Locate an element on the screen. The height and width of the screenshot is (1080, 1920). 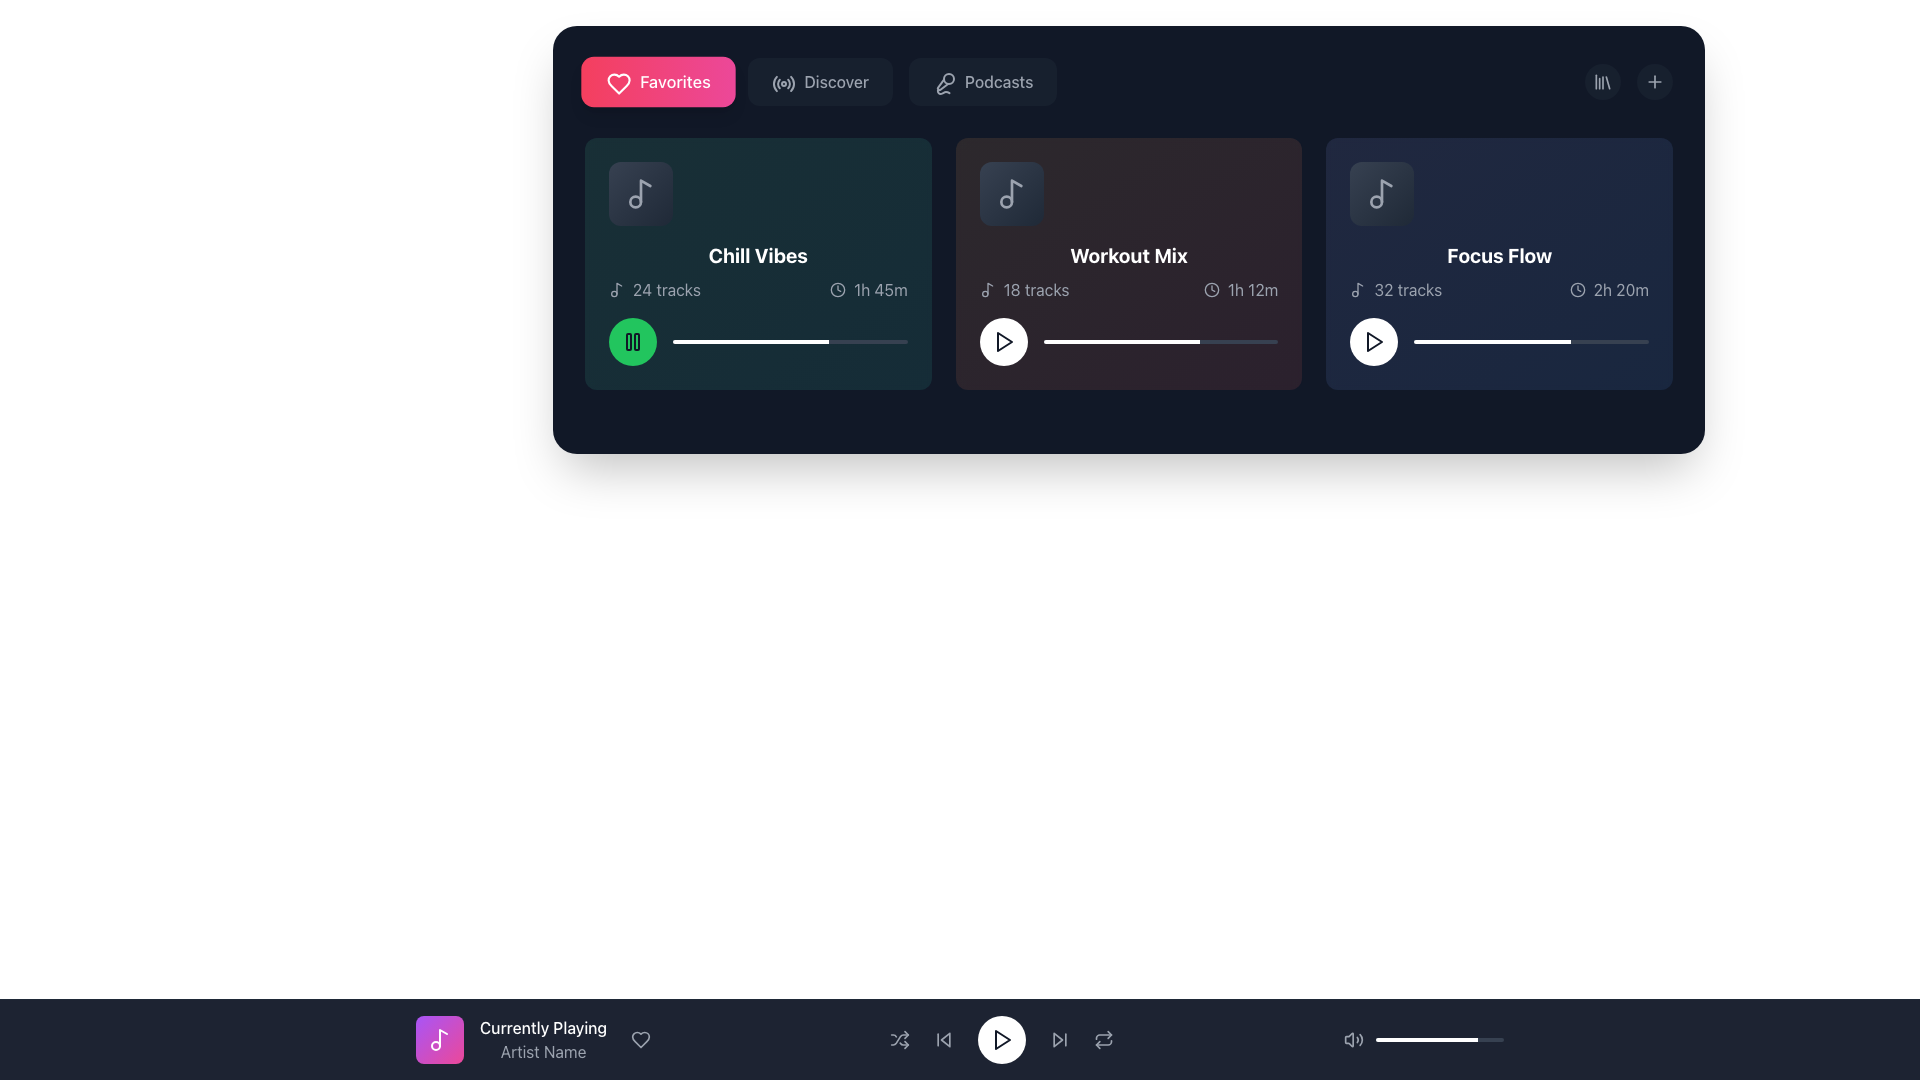
the pause button located at the bottom left of the 'Chill Vibes' card is located at coordinates (632, 341).